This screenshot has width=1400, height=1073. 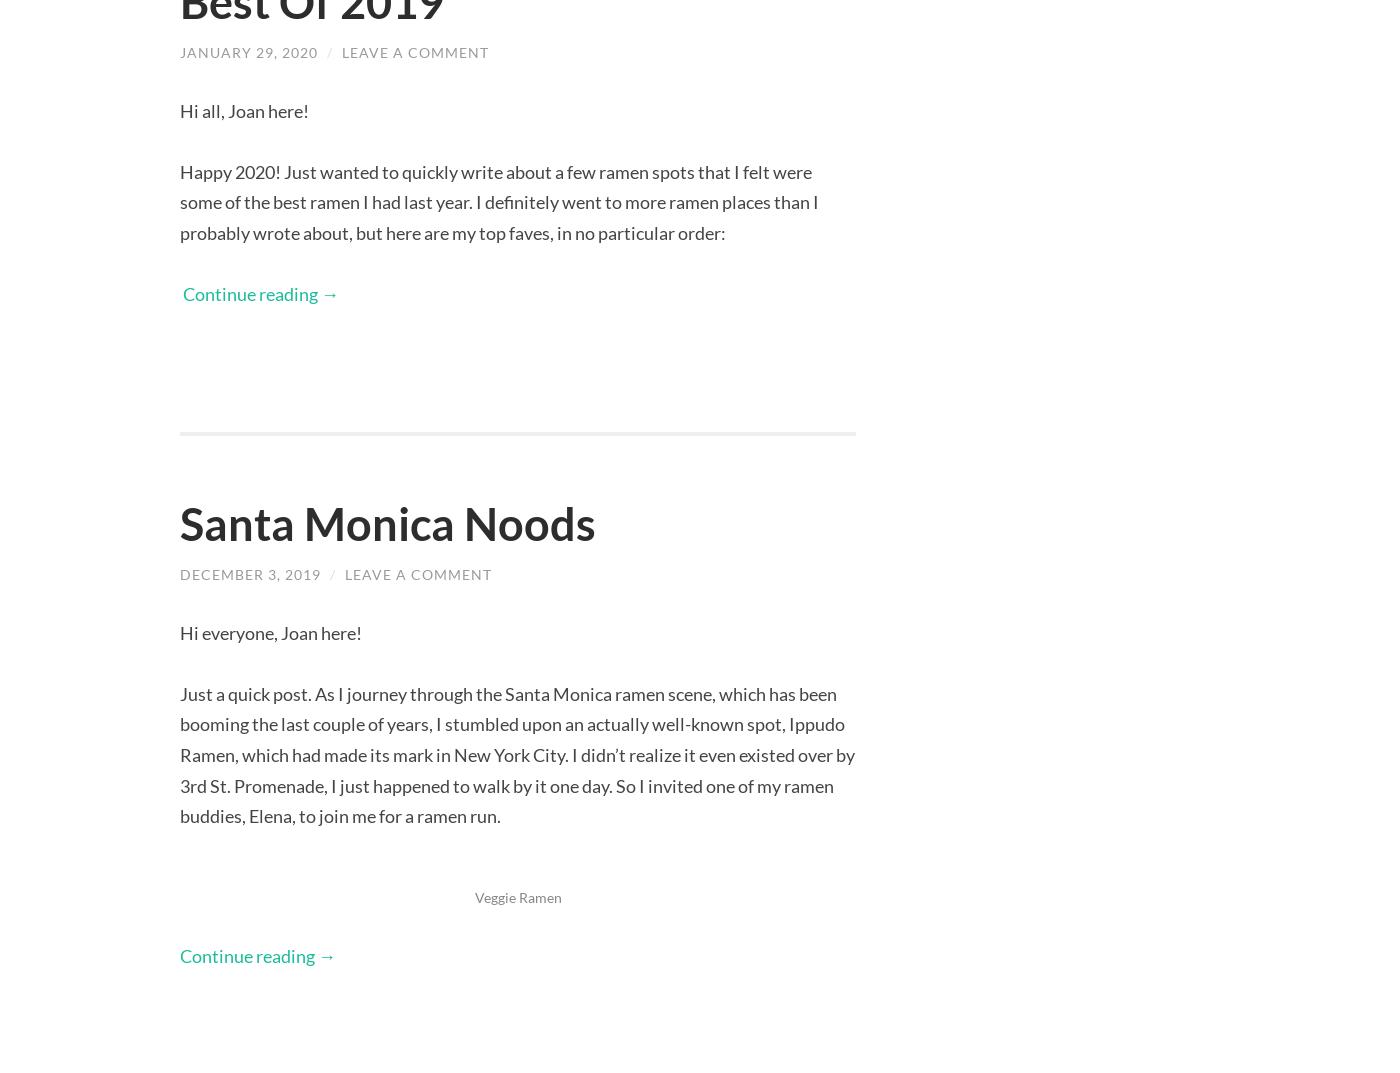 What do you see at coordinates (271, 630) in the screenshot?
I see `'Hi everyone, Joan here!'` at bounding box center [271, 630].